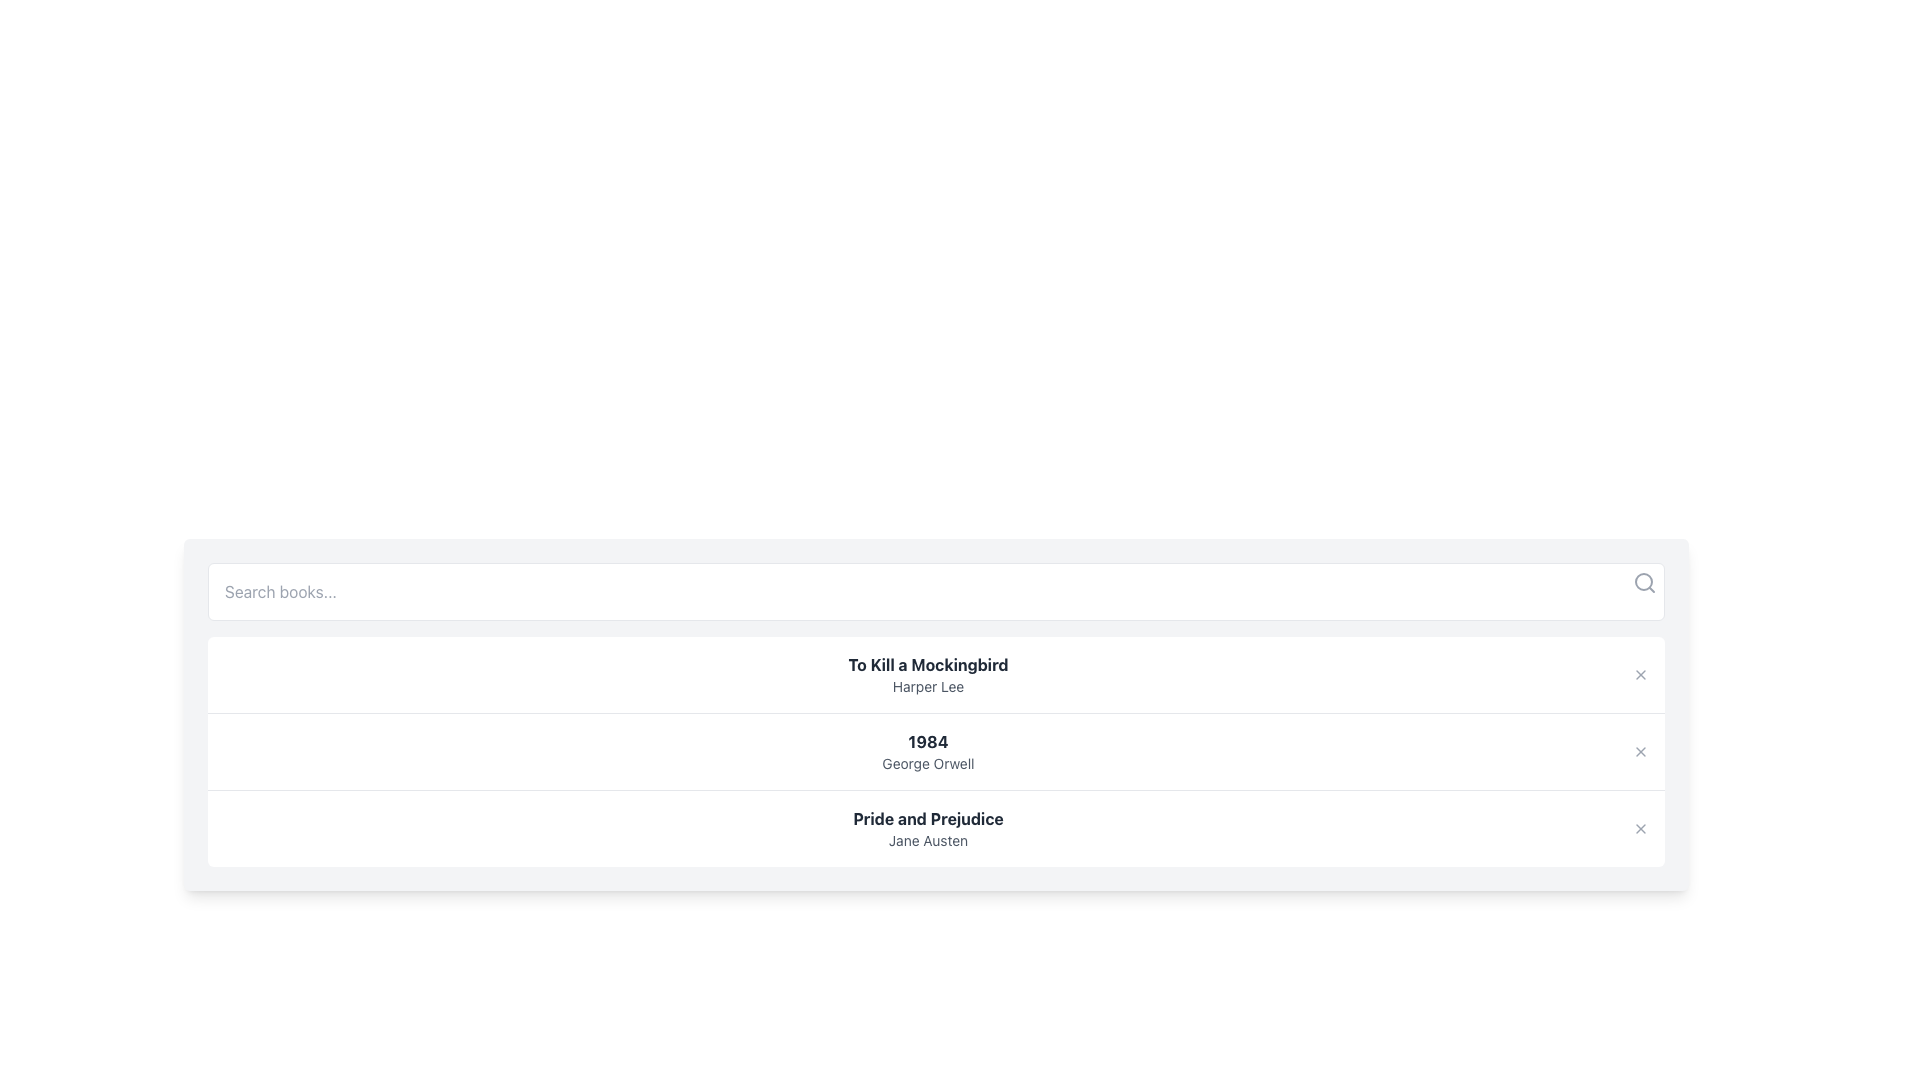 This screenshot has width=1920, height=1080. I want to click on the Label element displaying the text 'Harper Lee' located beneath the title 'To Kill a Mockingbird' in a structured list, so click(927, 685).